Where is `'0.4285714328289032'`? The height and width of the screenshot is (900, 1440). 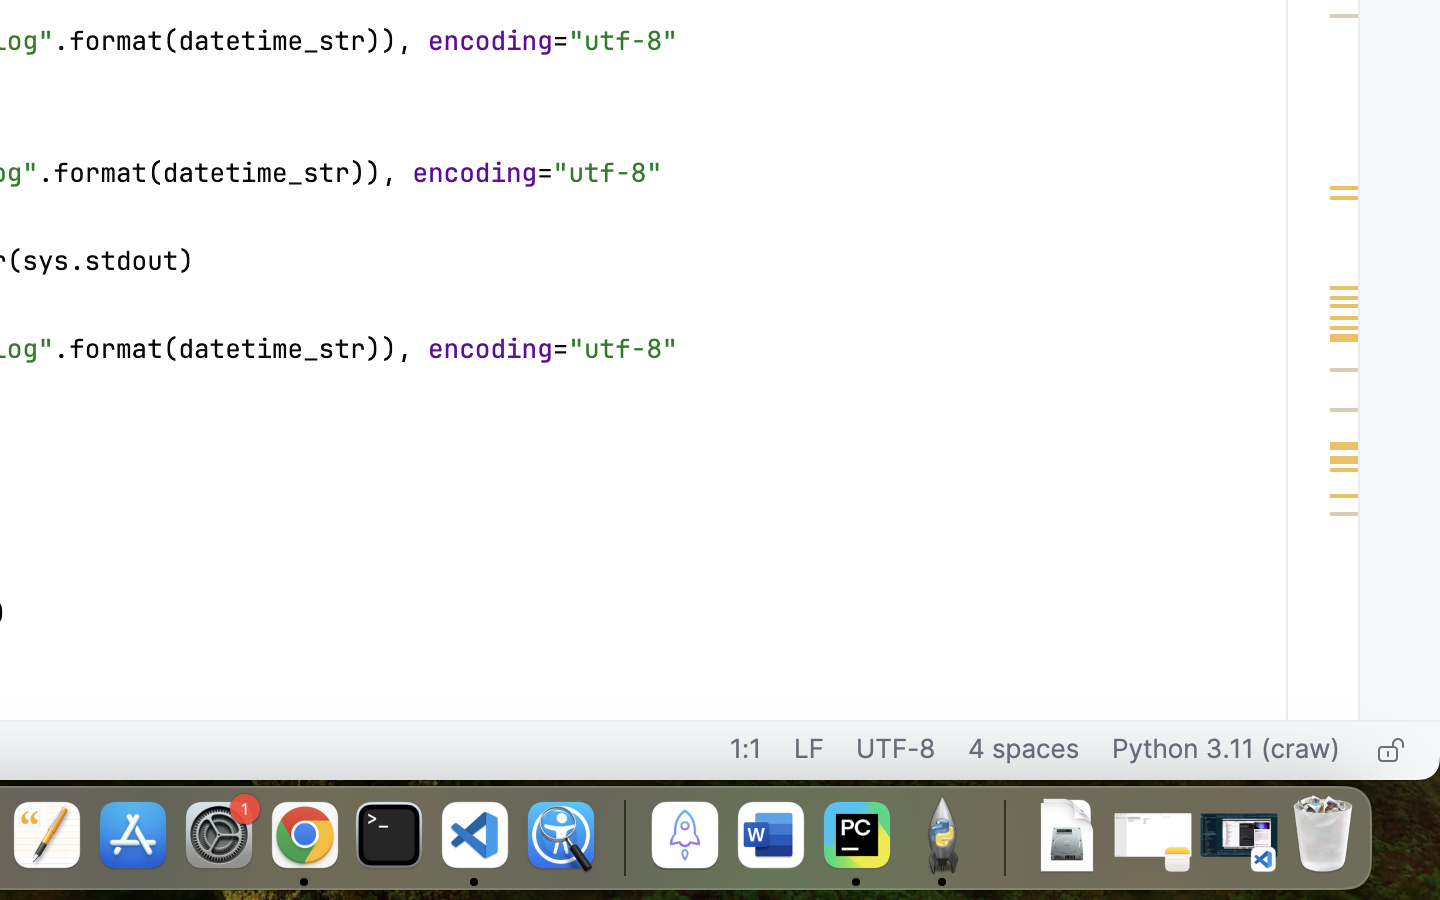 '0.4285714328289032' is located at coordinates (620, 837).